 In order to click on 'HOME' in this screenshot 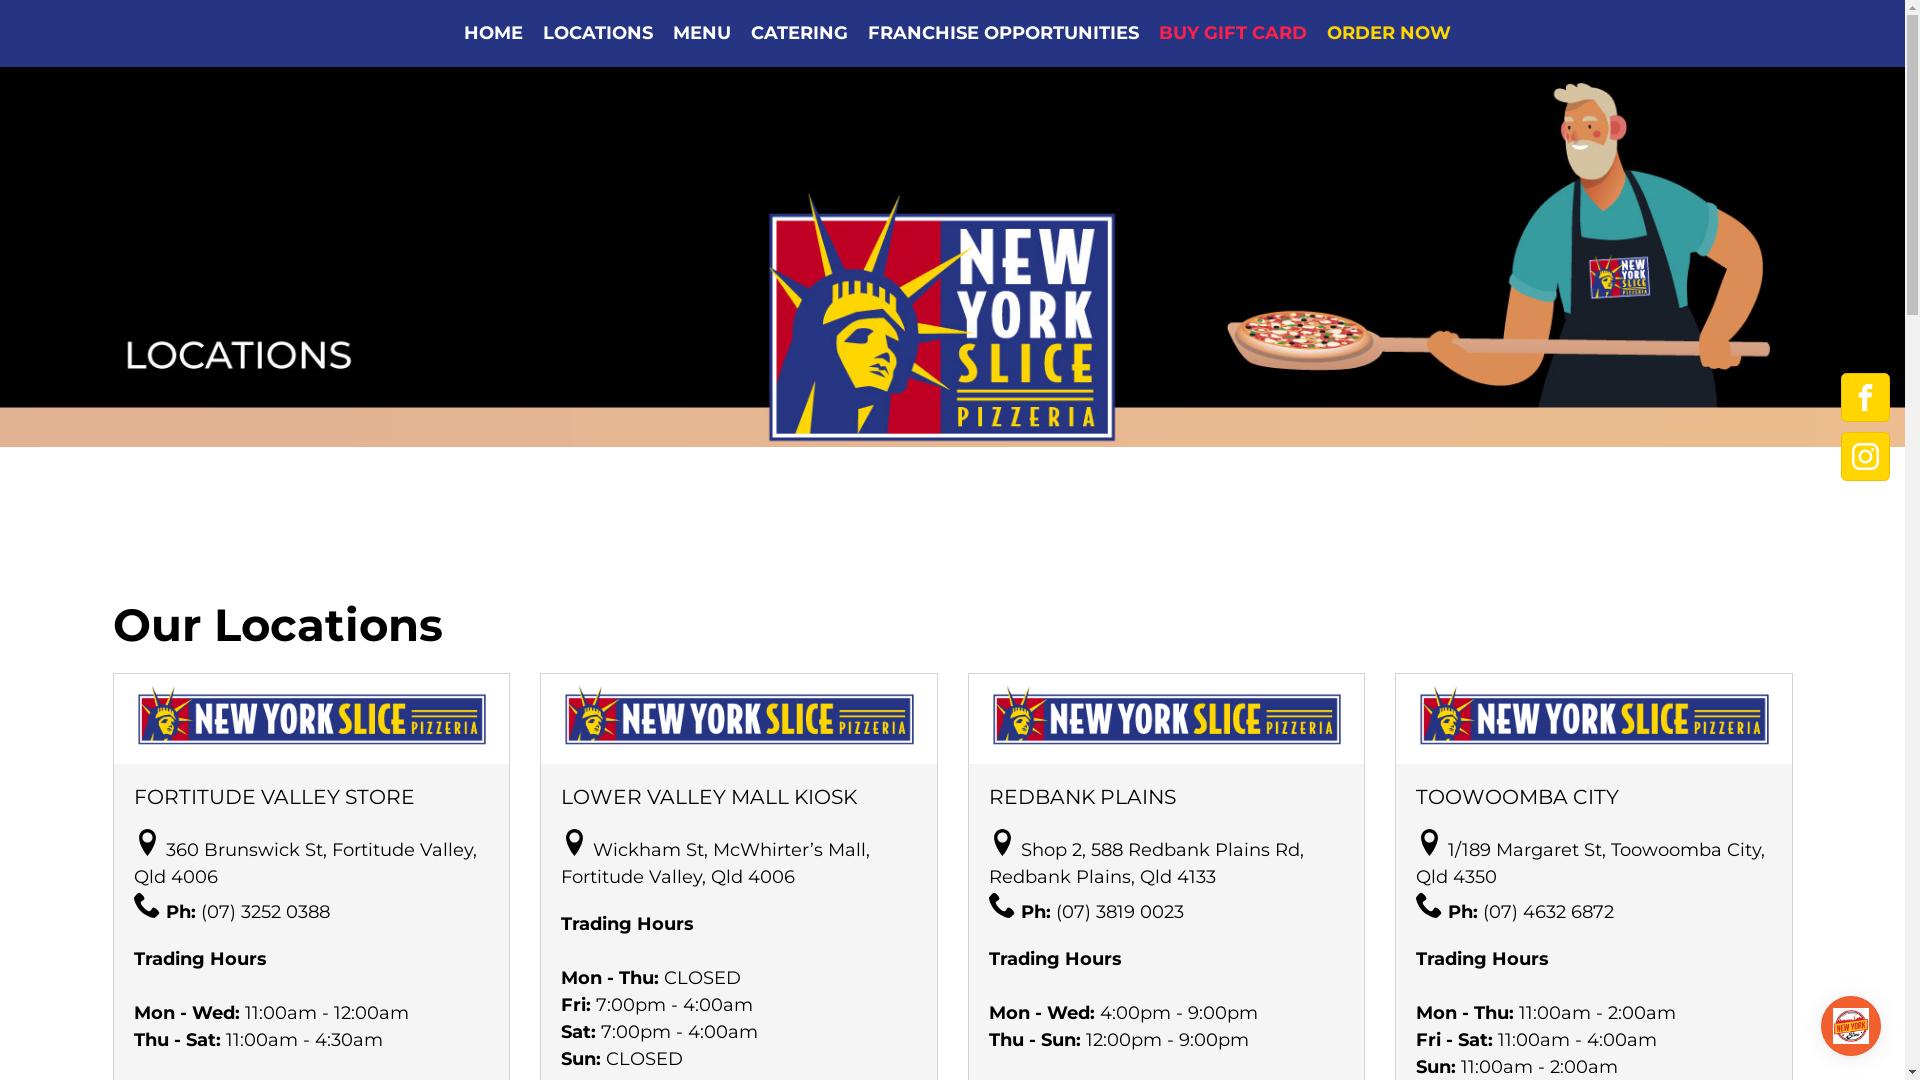, I will do `click(493, 33)`.